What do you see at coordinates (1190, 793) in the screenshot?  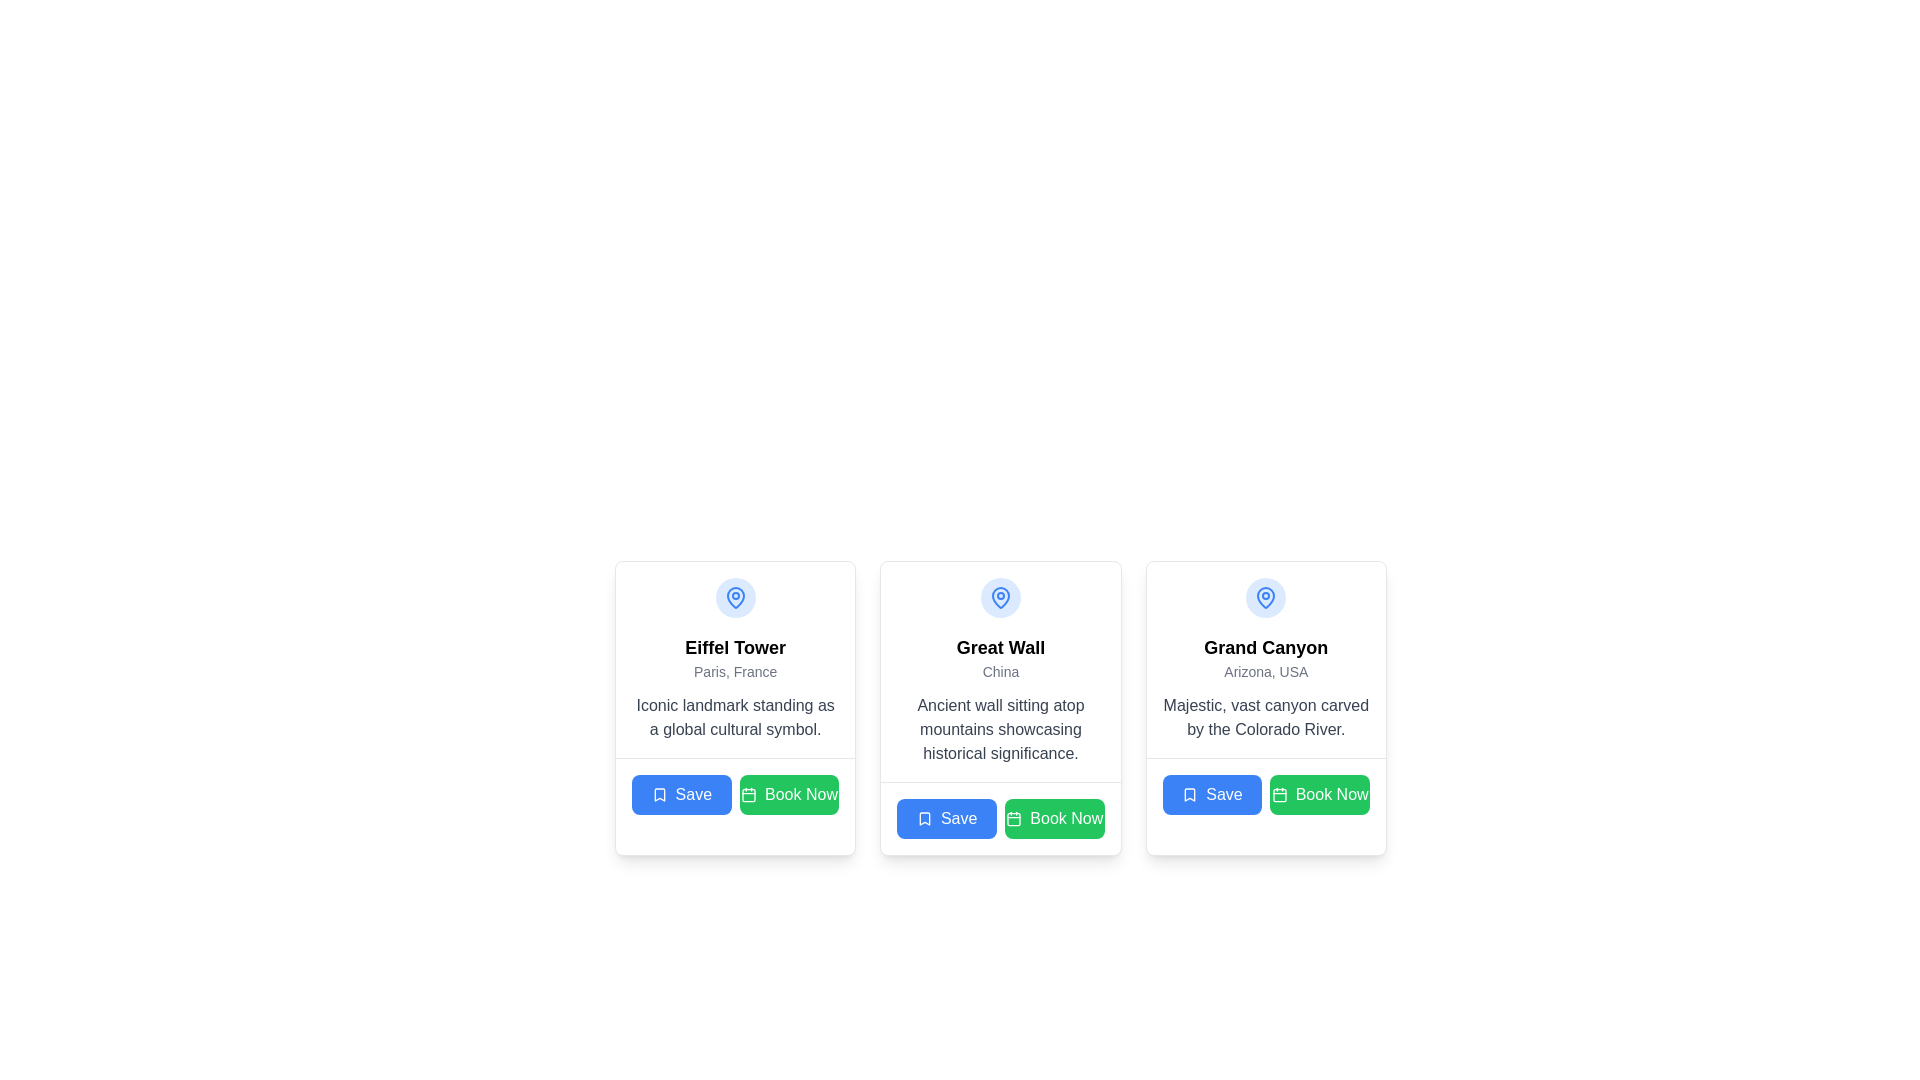 I see `the small blue bookmark icon located on the left side of the text in the 'Save' button within the bottom section of the 'Grand Canyon' card` at bounding box center [1190, 793].